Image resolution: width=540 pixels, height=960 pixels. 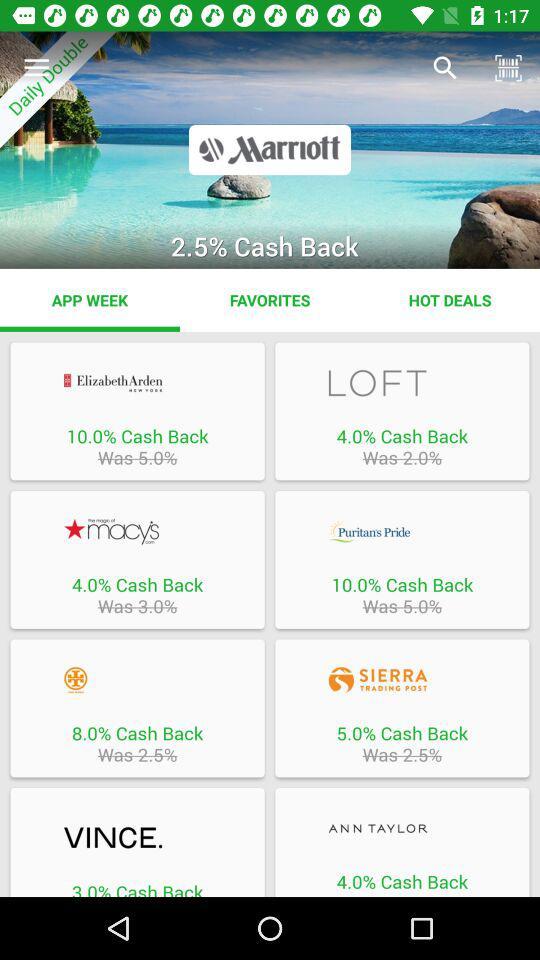 I want to click on click the anntaylor, so click(x=402, y=828).